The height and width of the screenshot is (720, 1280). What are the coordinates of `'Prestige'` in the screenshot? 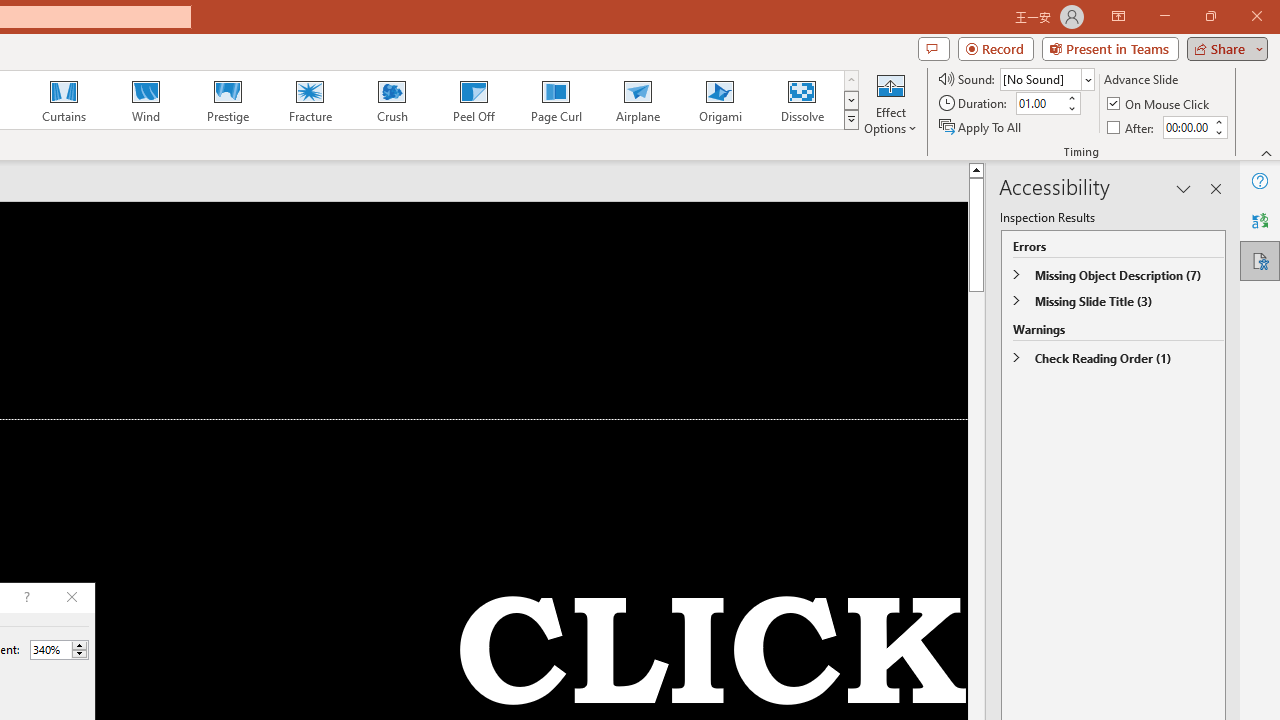 It's located at (227, 100).